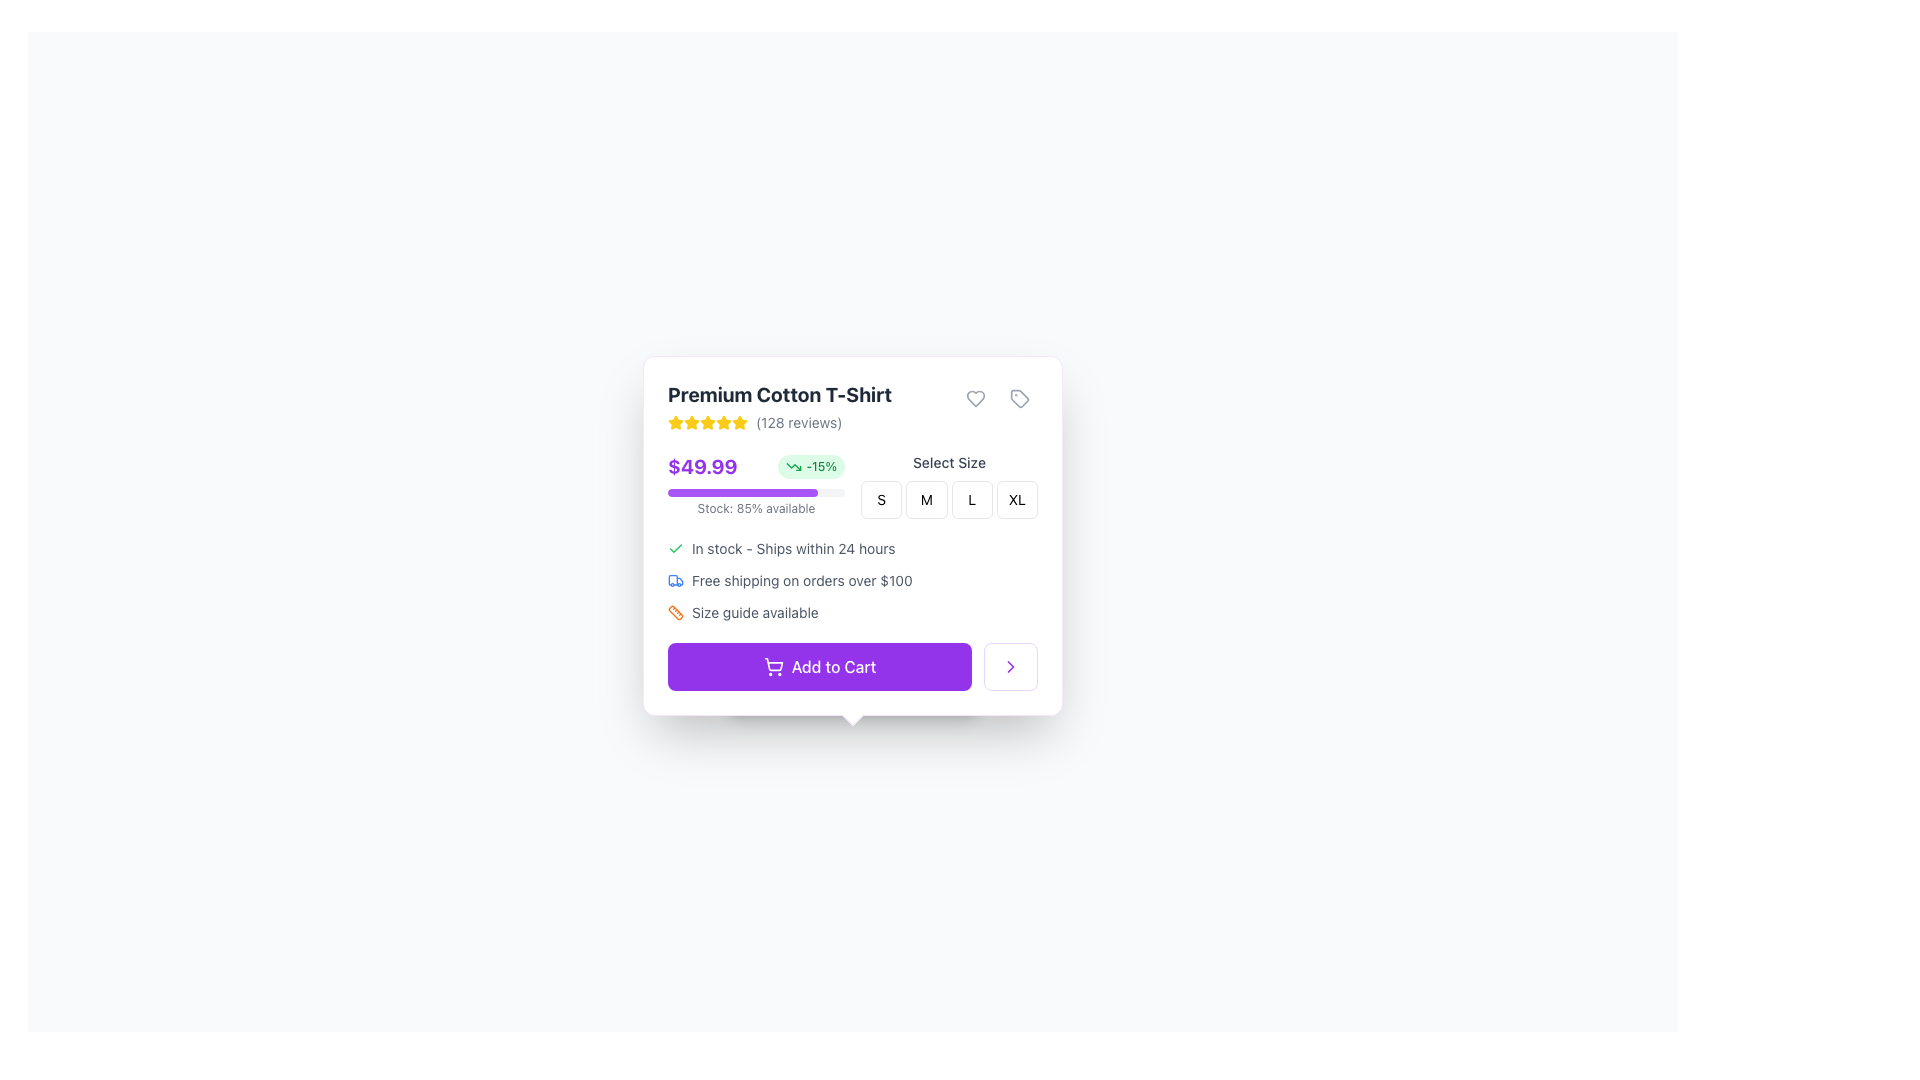 The width and height of the screenshot is (1920, 1080). What do you see at coordinates (834, 667) in the screenshot?
I see `the text label that indicates the action of adding an item to the shopping cart, which is part of a button located near the bottom-center of the layout` at bounding box center [834, 667].